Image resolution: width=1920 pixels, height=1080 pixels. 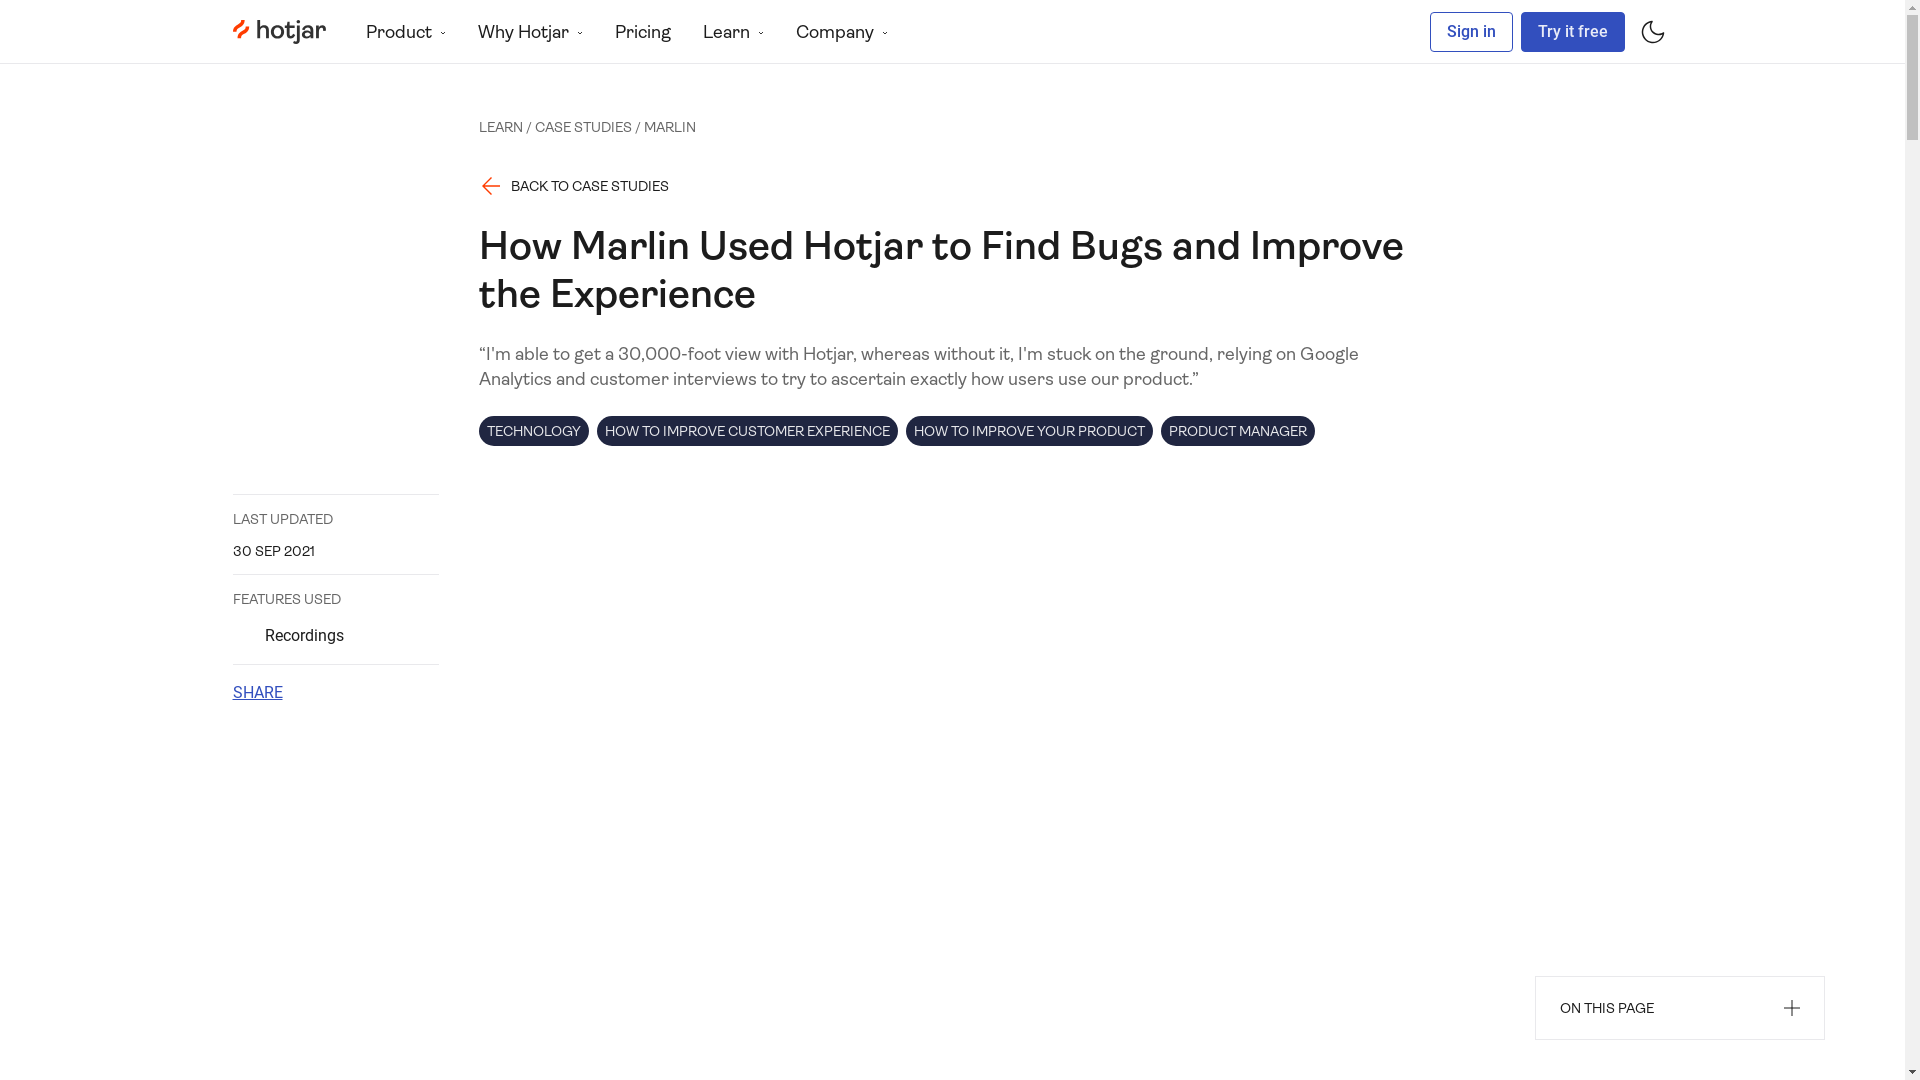 I want to click on 'Try it free', so click(x=1570, y=31).